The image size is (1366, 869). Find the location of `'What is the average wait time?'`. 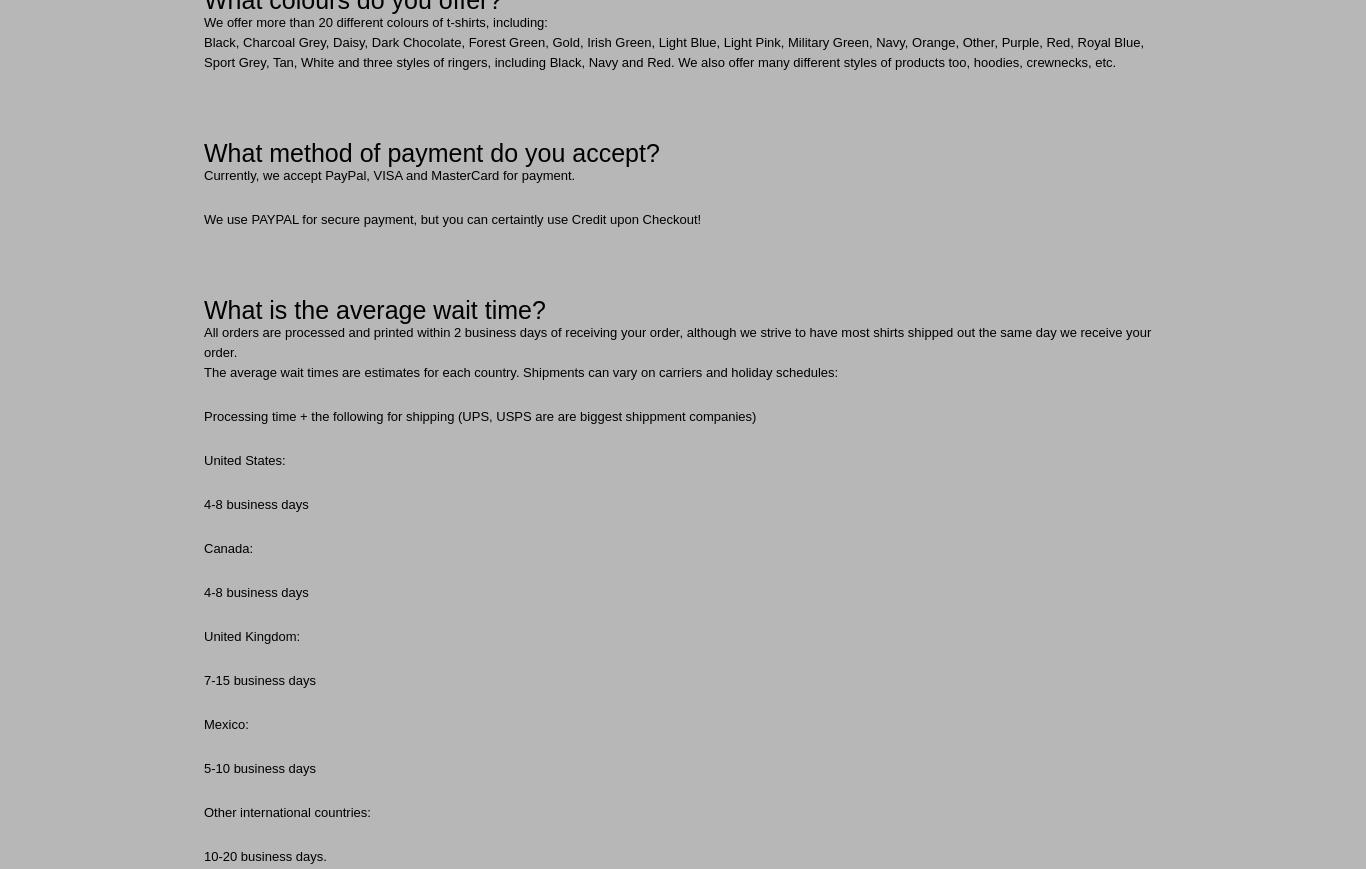

'What is the average wait time?' is located at coordinates (373, 308).